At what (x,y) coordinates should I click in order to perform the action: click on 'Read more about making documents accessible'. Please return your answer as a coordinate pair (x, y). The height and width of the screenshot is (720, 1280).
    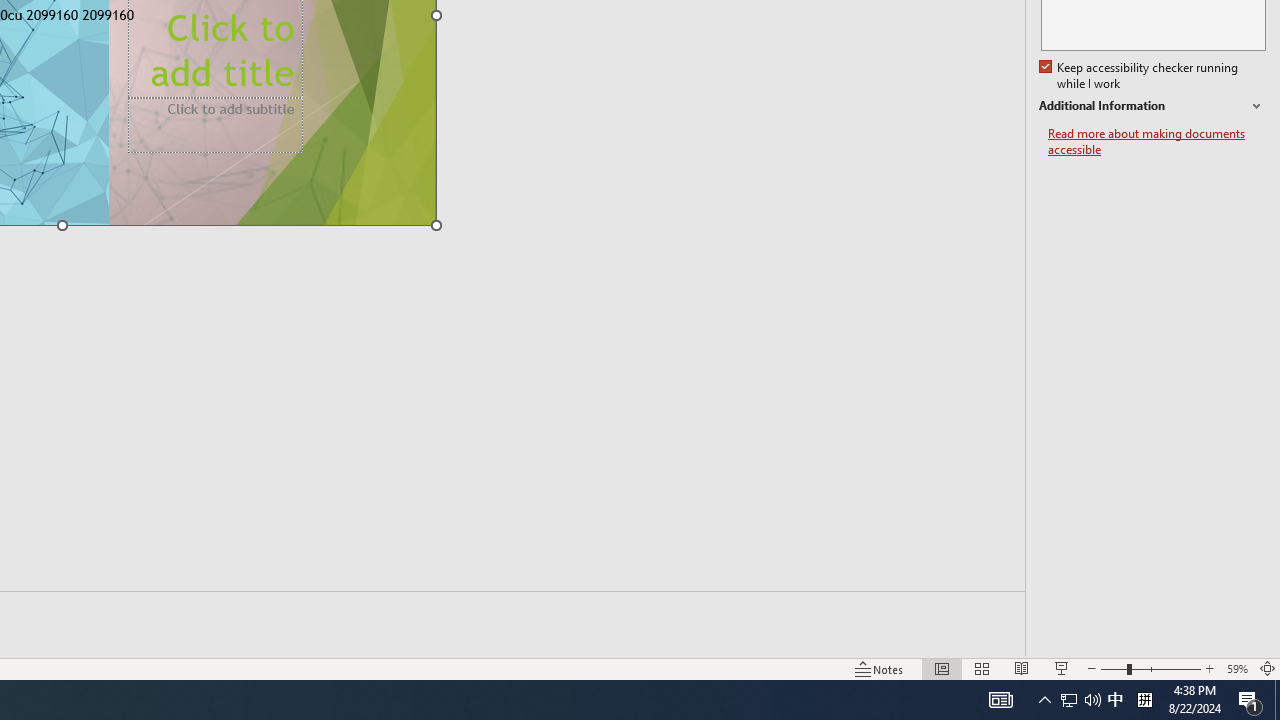
    Looking at the image, I should click on (1157, 141).